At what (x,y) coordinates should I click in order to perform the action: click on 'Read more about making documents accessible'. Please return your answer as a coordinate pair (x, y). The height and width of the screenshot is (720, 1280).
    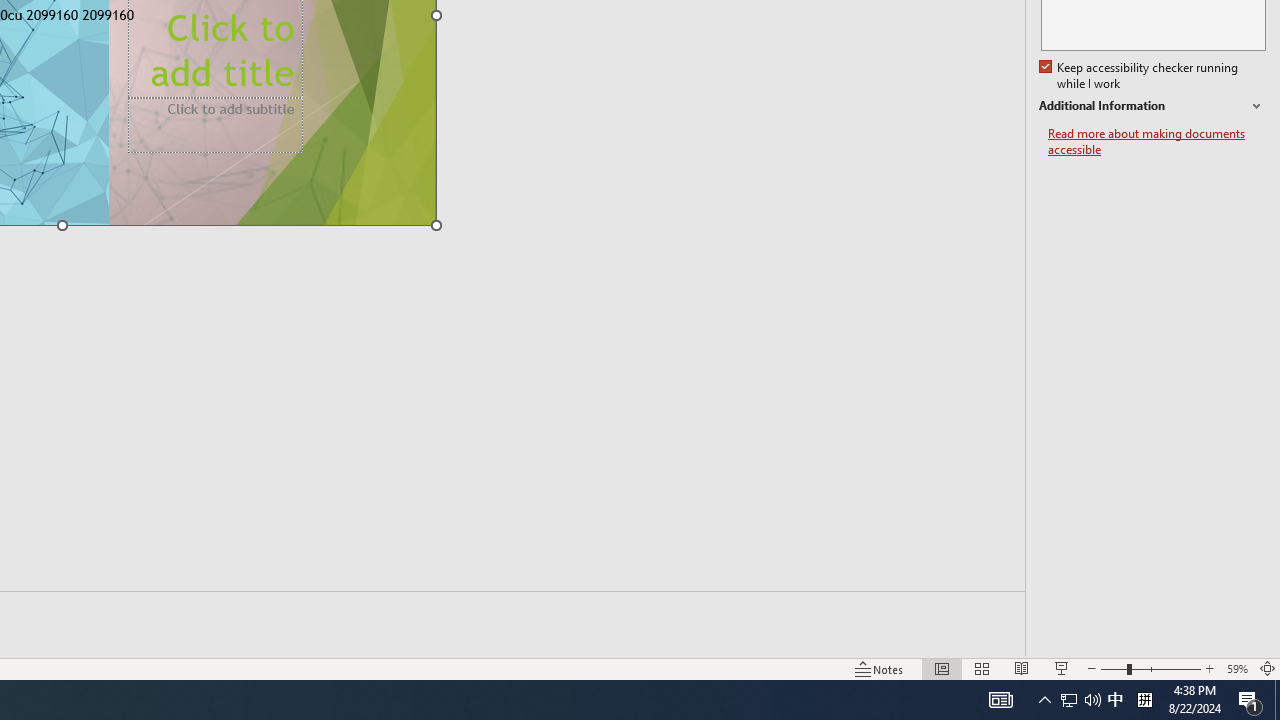
    Looking at the image, I should click on (1157, 141).